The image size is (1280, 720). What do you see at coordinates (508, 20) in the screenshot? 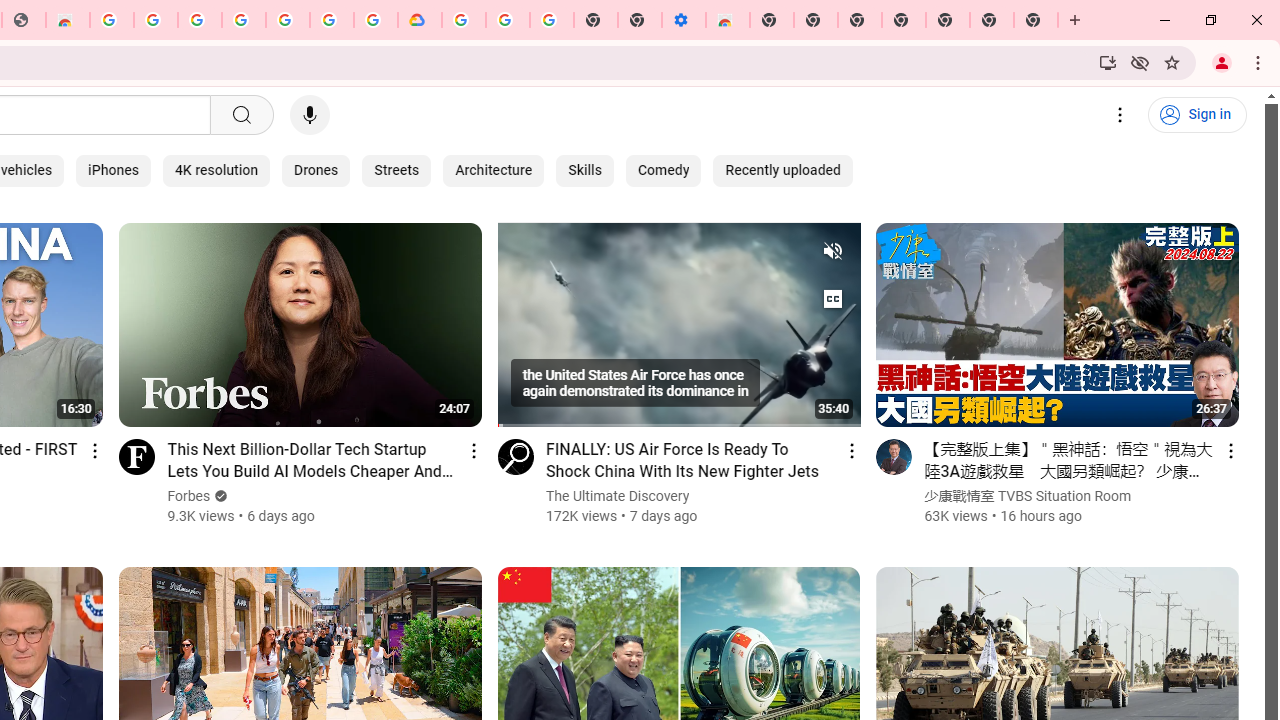
I see `'Google Account Help'` at bounding box center [508, 20].